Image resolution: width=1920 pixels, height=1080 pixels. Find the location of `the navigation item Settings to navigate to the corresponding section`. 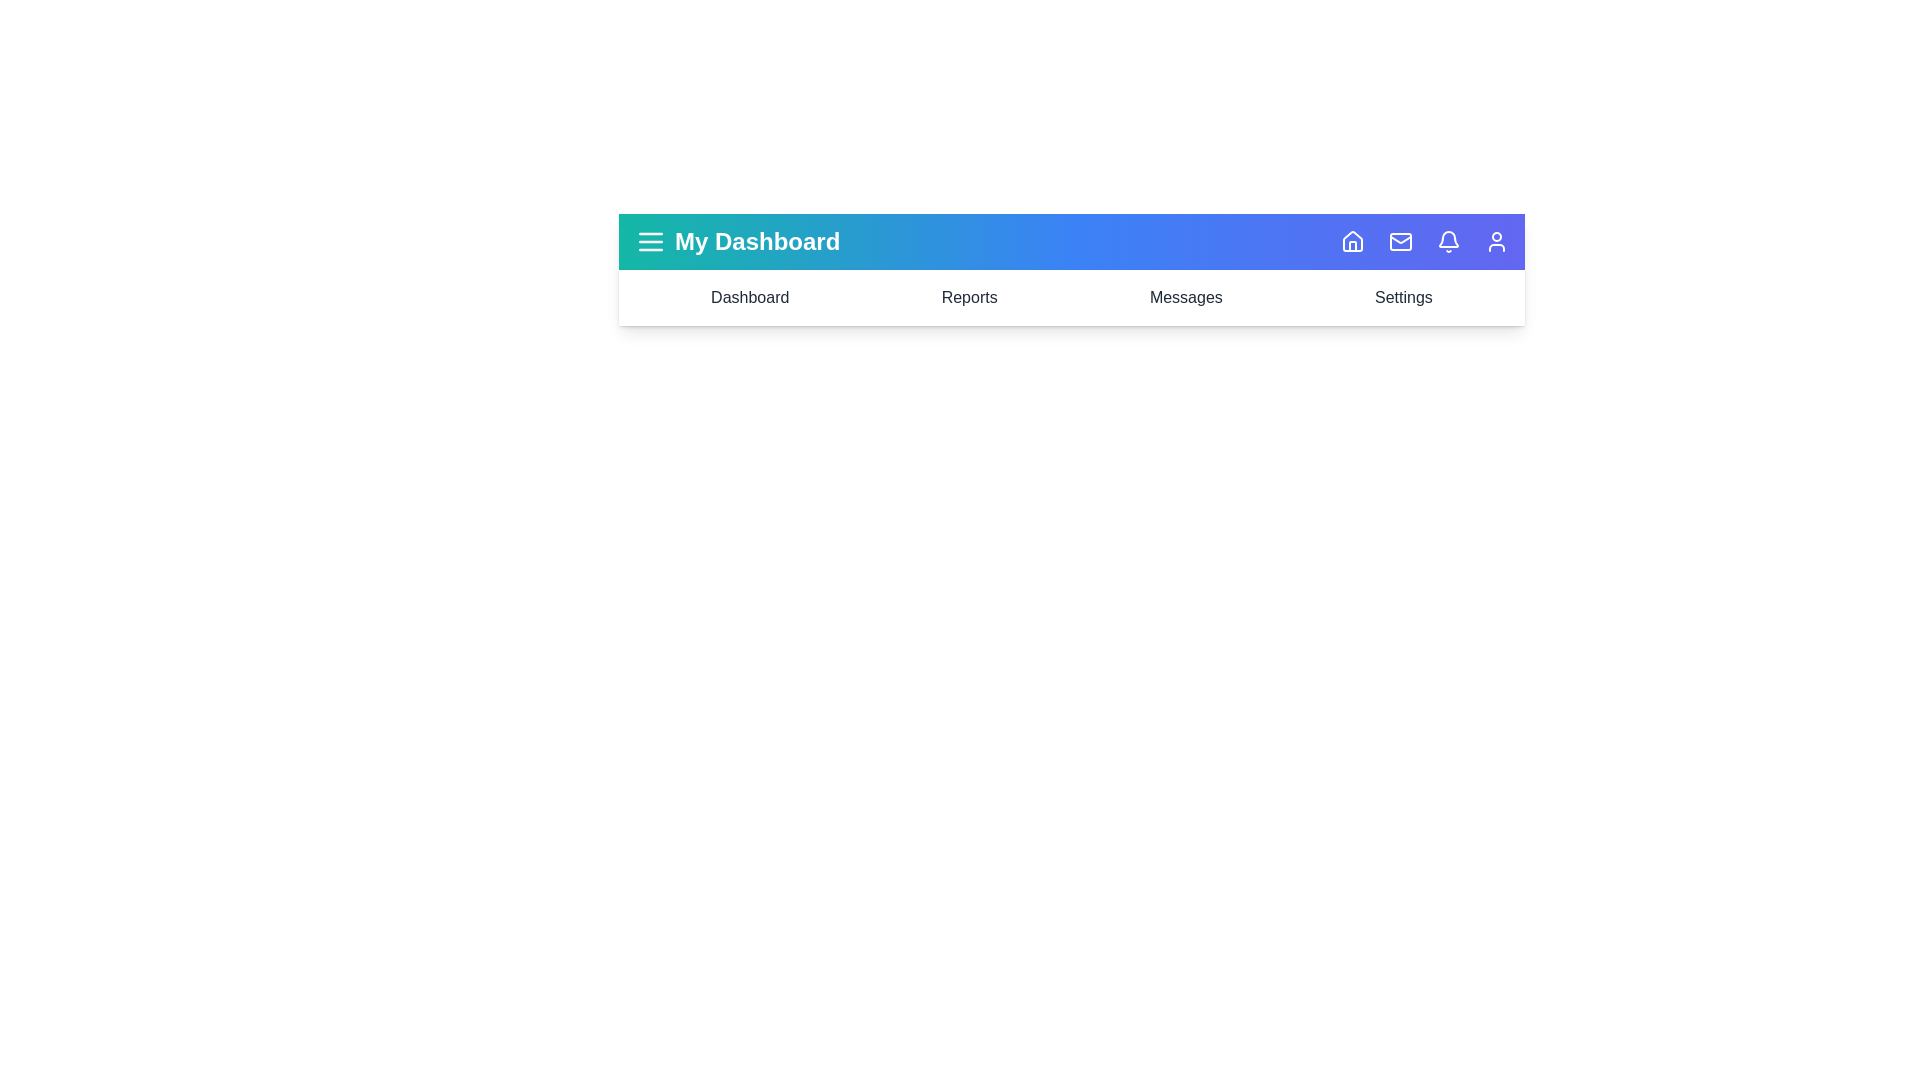

the navigation item Settings to navigate to the corresponding section is located at coordinates (1402, 297).